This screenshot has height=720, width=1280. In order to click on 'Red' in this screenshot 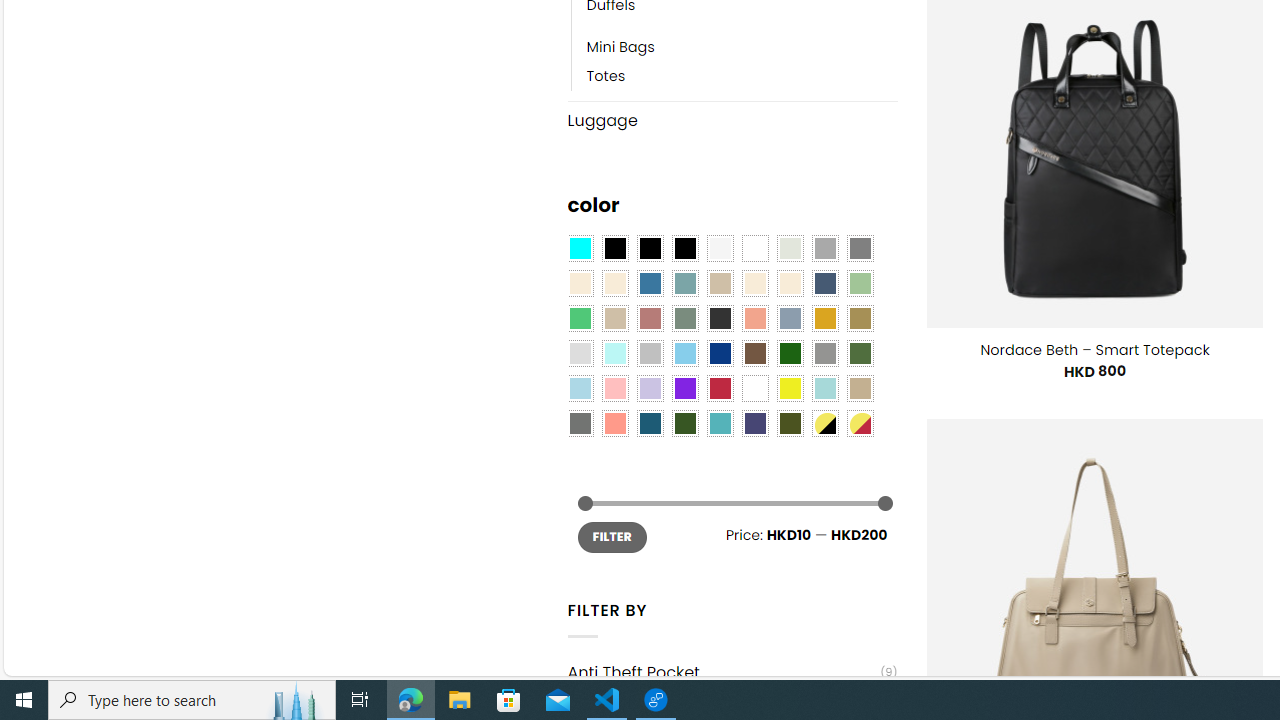, I will do `click(720, 388)`.